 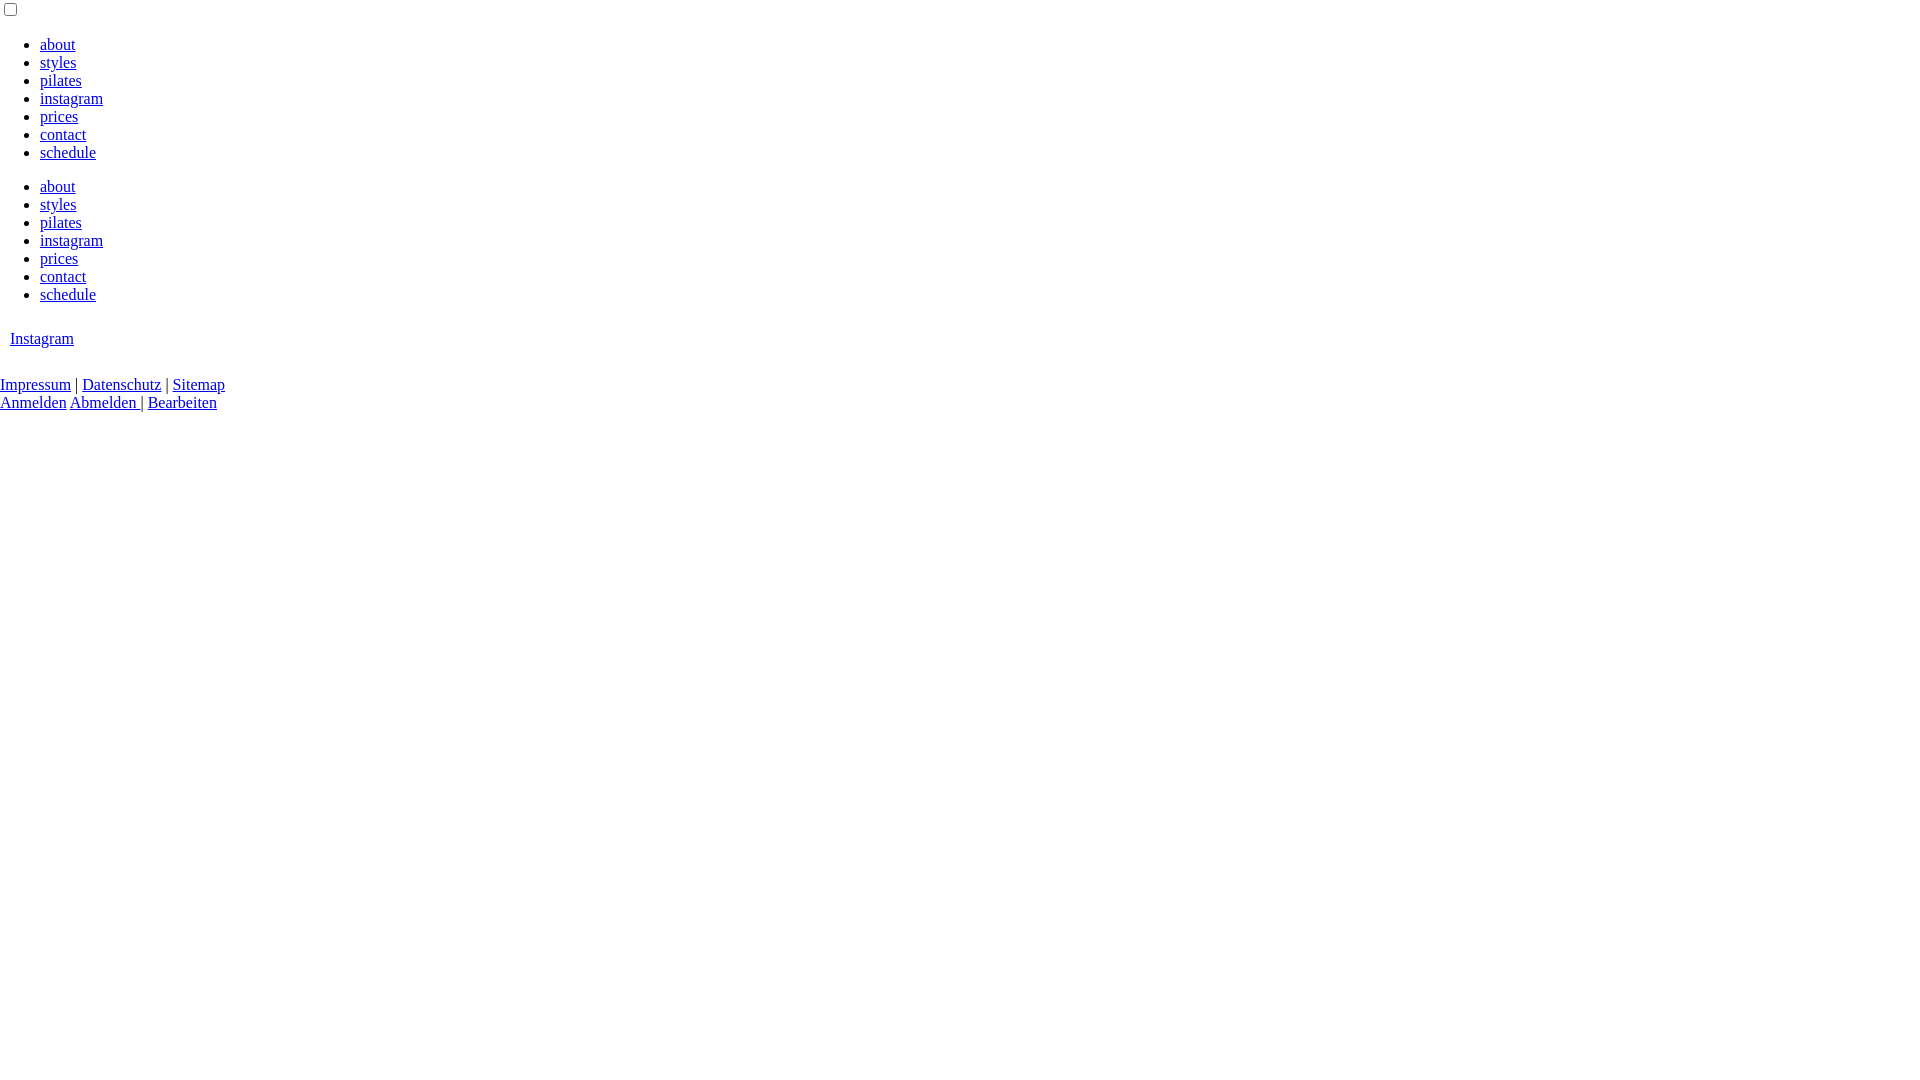 What do you see at coordinates (57, 186) in the screenshot?
I see `'about'` at bounding box center [57, 186].